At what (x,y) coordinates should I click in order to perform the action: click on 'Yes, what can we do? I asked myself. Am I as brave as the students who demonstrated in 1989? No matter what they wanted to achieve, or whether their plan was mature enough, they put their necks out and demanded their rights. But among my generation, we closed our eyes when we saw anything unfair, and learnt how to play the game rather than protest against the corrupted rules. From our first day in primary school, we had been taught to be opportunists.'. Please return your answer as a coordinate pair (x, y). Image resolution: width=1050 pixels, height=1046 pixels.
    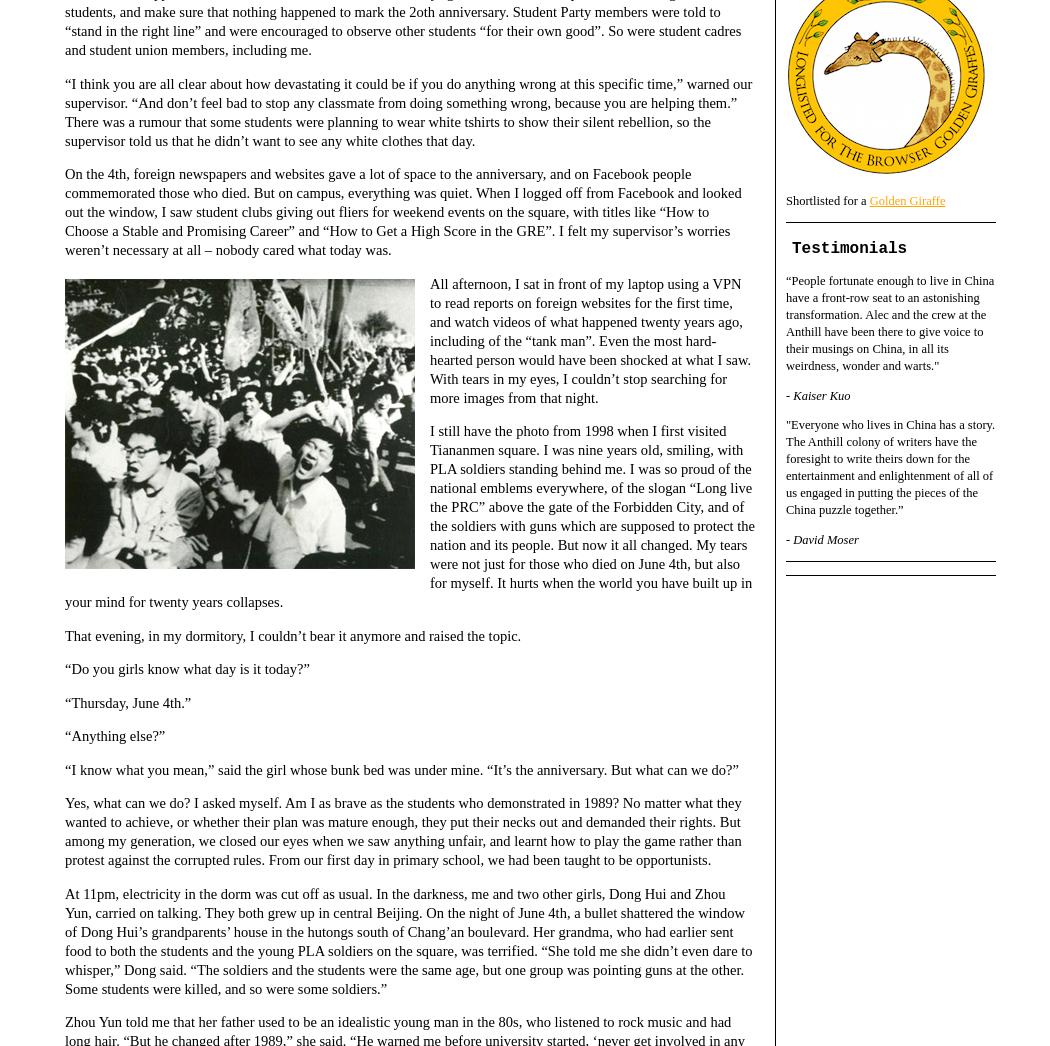
    Looking at the image, I should click on (63, 831).